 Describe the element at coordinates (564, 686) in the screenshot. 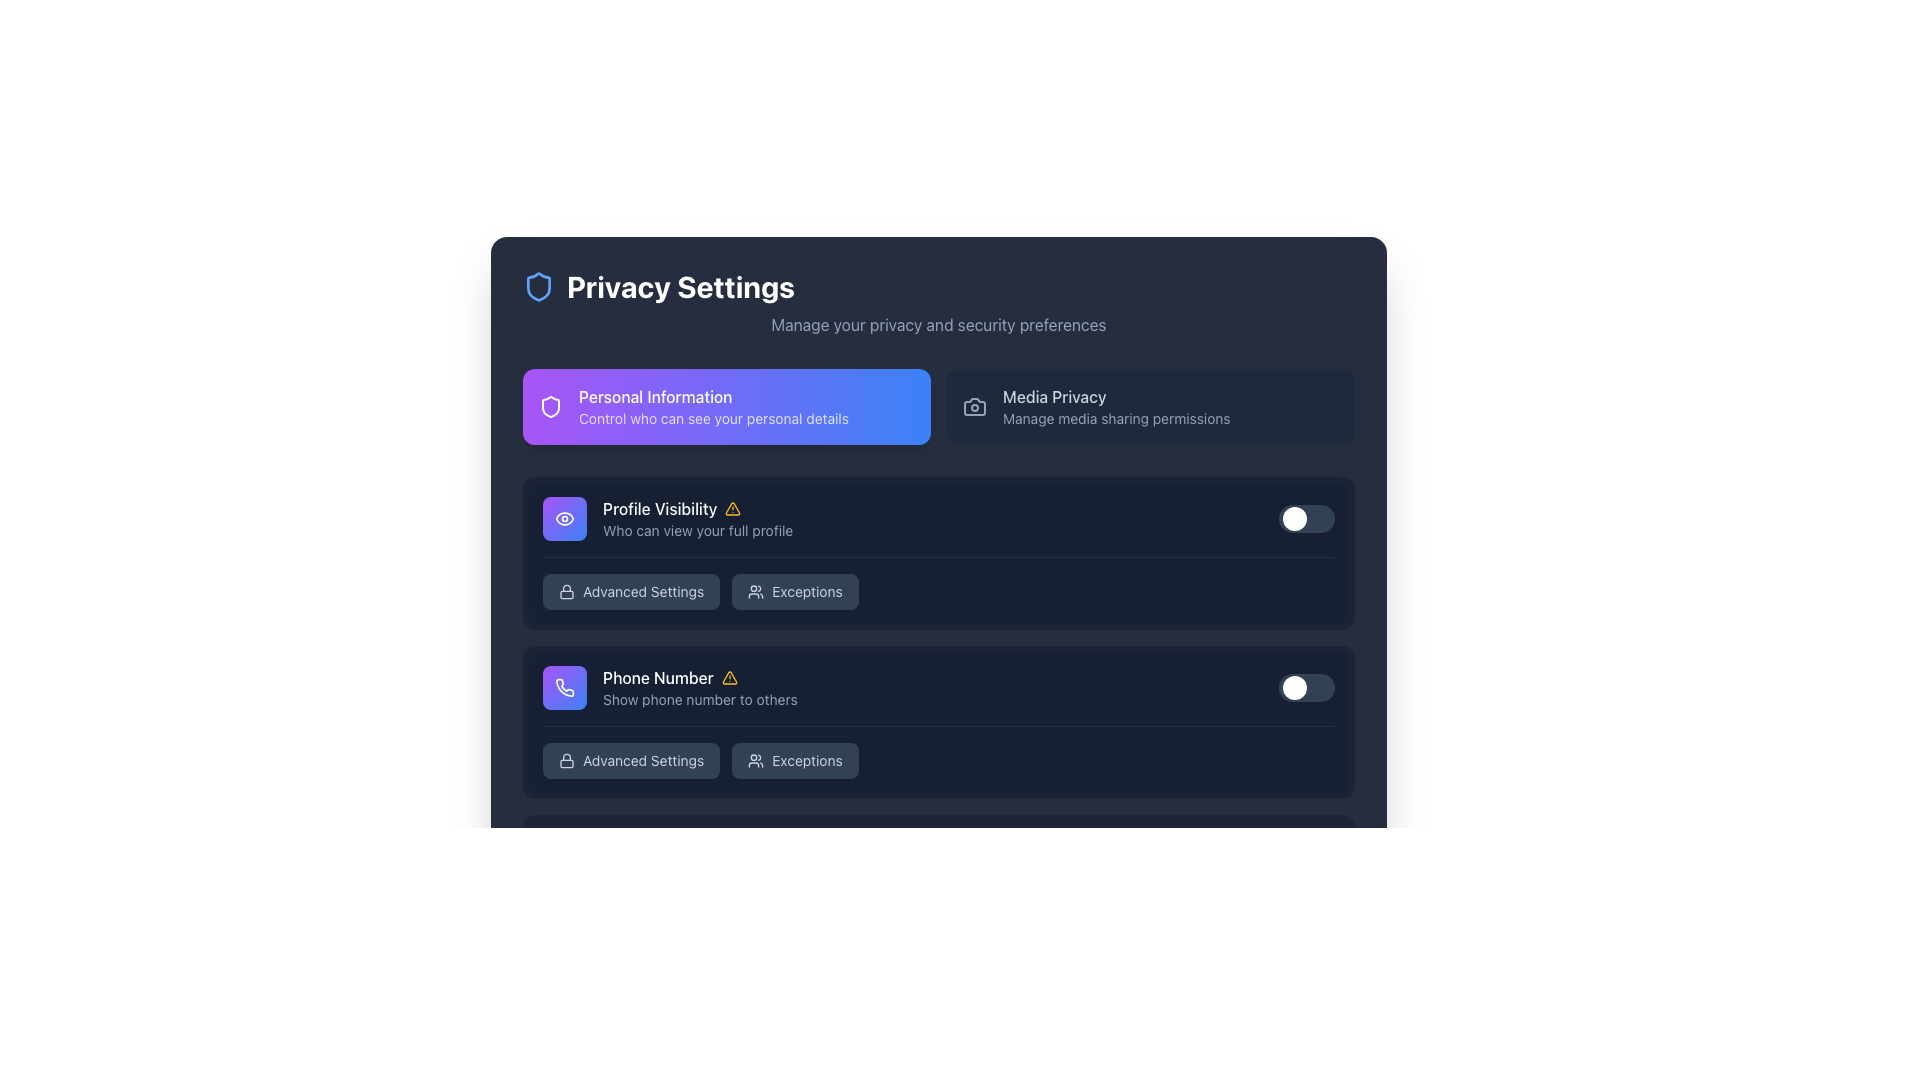

I see `the 'Phone Number' icon located in the 'Privacy Settings' interface, positioned to the left of the label text 'Phone Number'` at that location.